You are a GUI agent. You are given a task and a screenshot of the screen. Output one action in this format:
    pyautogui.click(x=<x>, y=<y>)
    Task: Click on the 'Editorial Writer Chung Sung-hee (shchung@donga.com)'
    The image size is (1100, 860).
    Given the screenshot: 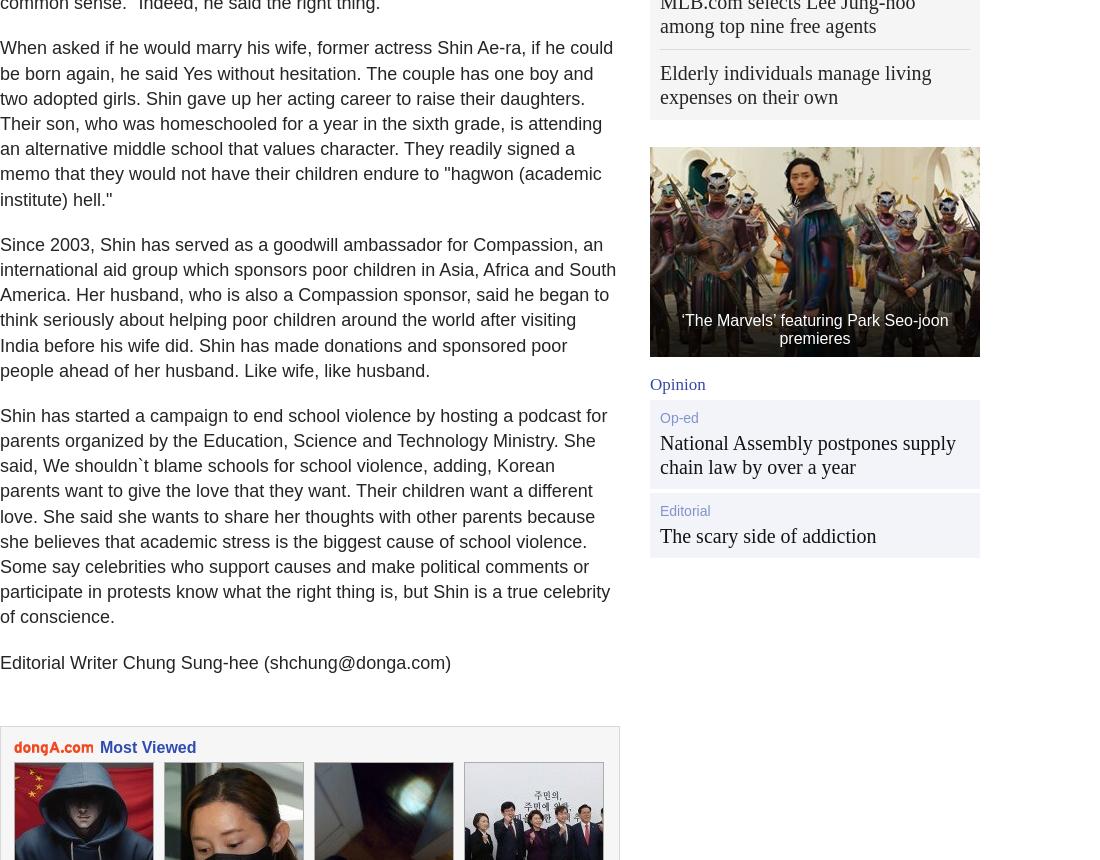 What is the action you would take?
    pyautogui.click(x=225, y=662)
    